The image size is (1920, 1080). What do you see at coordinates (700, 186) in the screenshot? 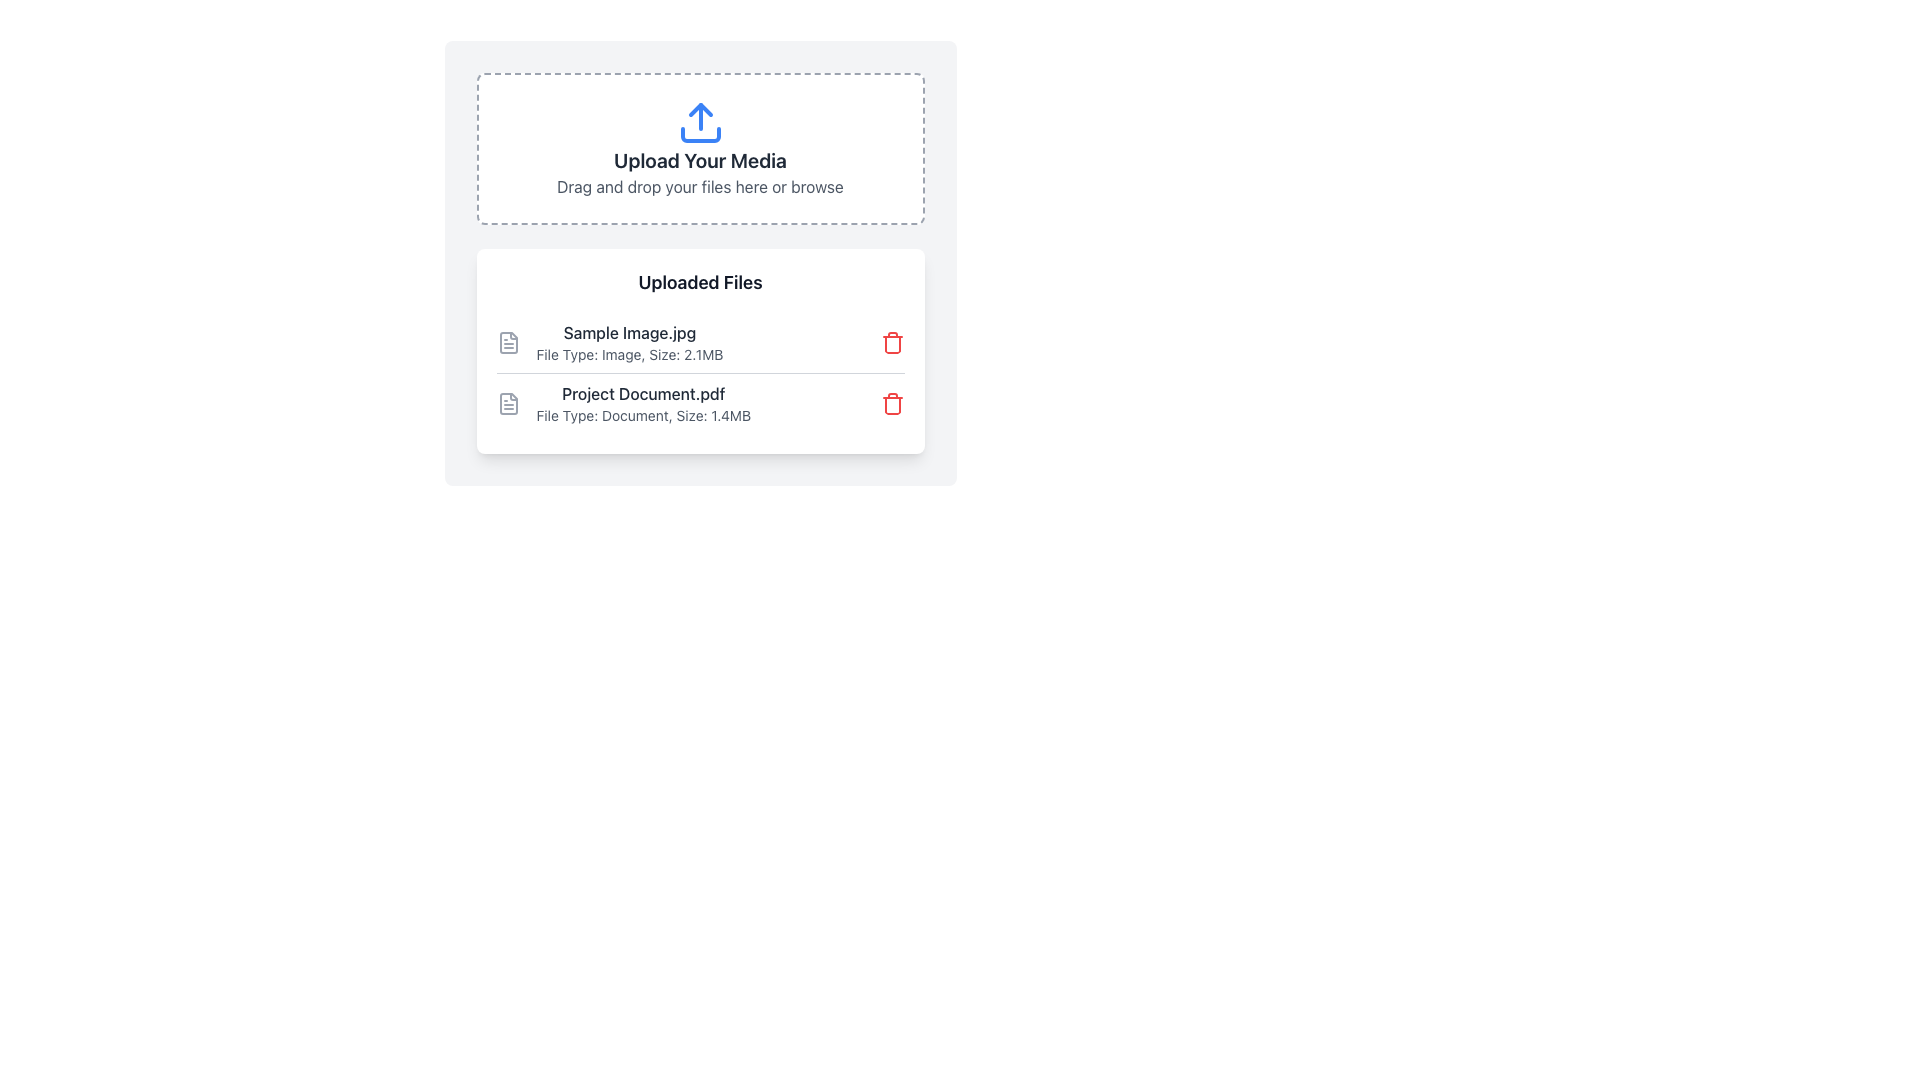
I see `the text label that reads 'Drag and drop your files here or browse', which is located directly below the text 'Upload Your Media' in a muted gray color` at bounding box center [700, 186].